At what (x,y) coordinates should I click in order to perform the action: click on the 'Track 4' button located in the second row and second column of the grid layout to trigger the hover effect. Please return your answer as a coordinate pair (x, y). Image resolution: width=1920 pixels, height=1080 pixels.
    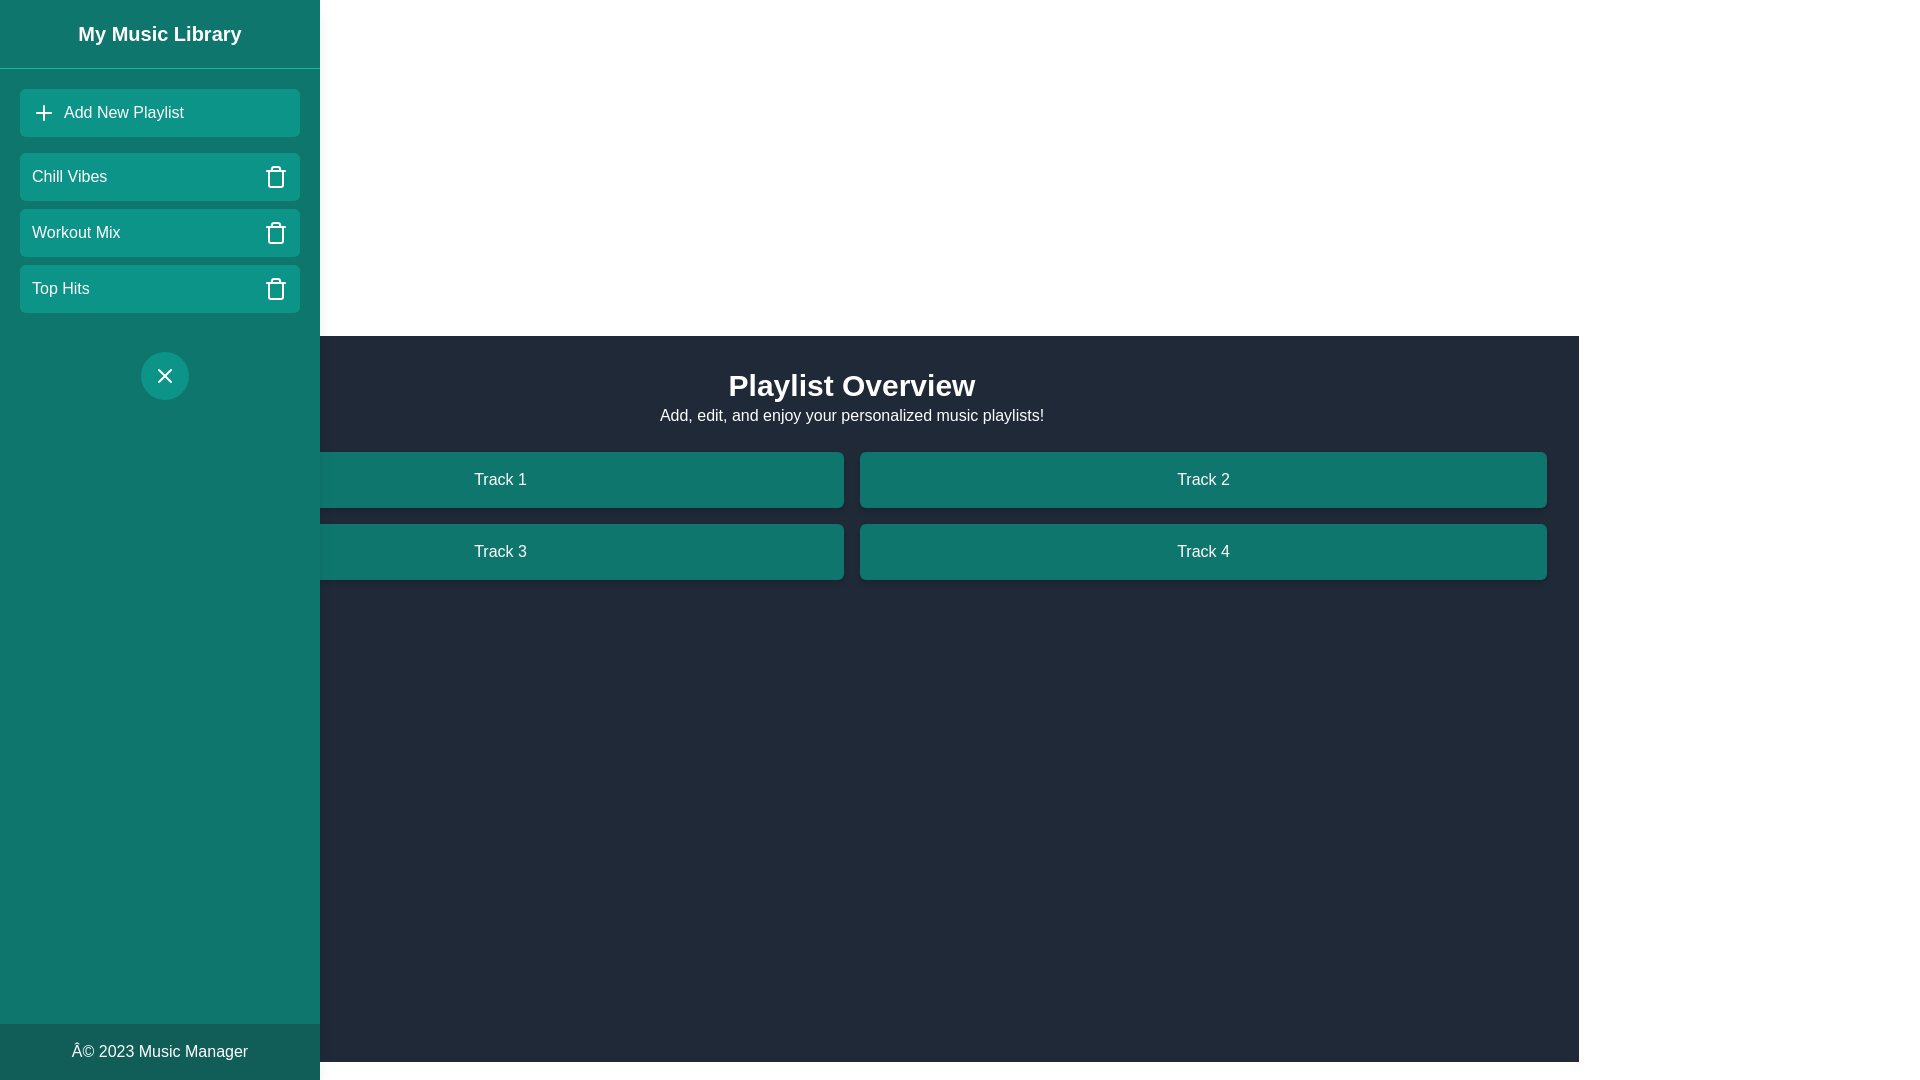
    Looking at the image, I should click on (1202, 551).